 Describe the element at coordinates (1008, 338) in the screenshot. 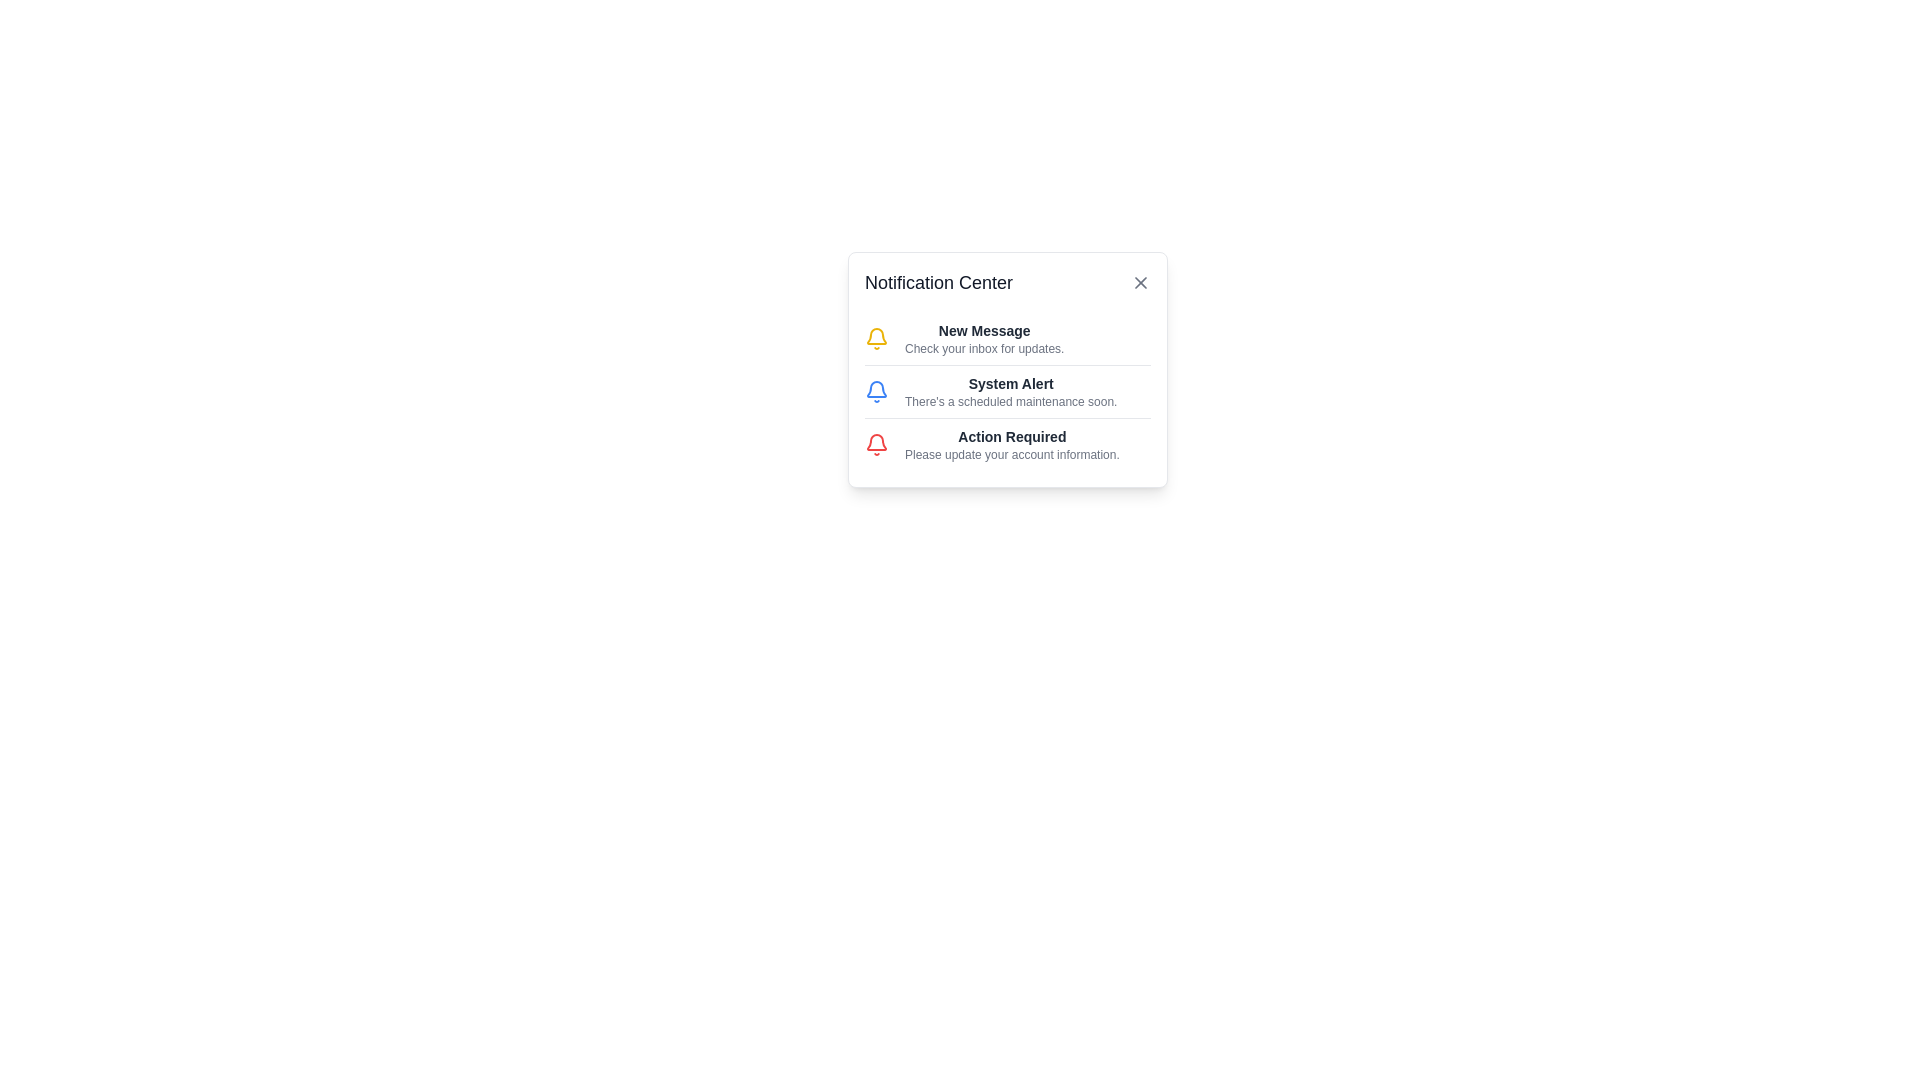

I see `the Notification item that informs the user about a new message, located directly beneath the 'Notification Center' title and above the 'System Alert' entry` at that location.